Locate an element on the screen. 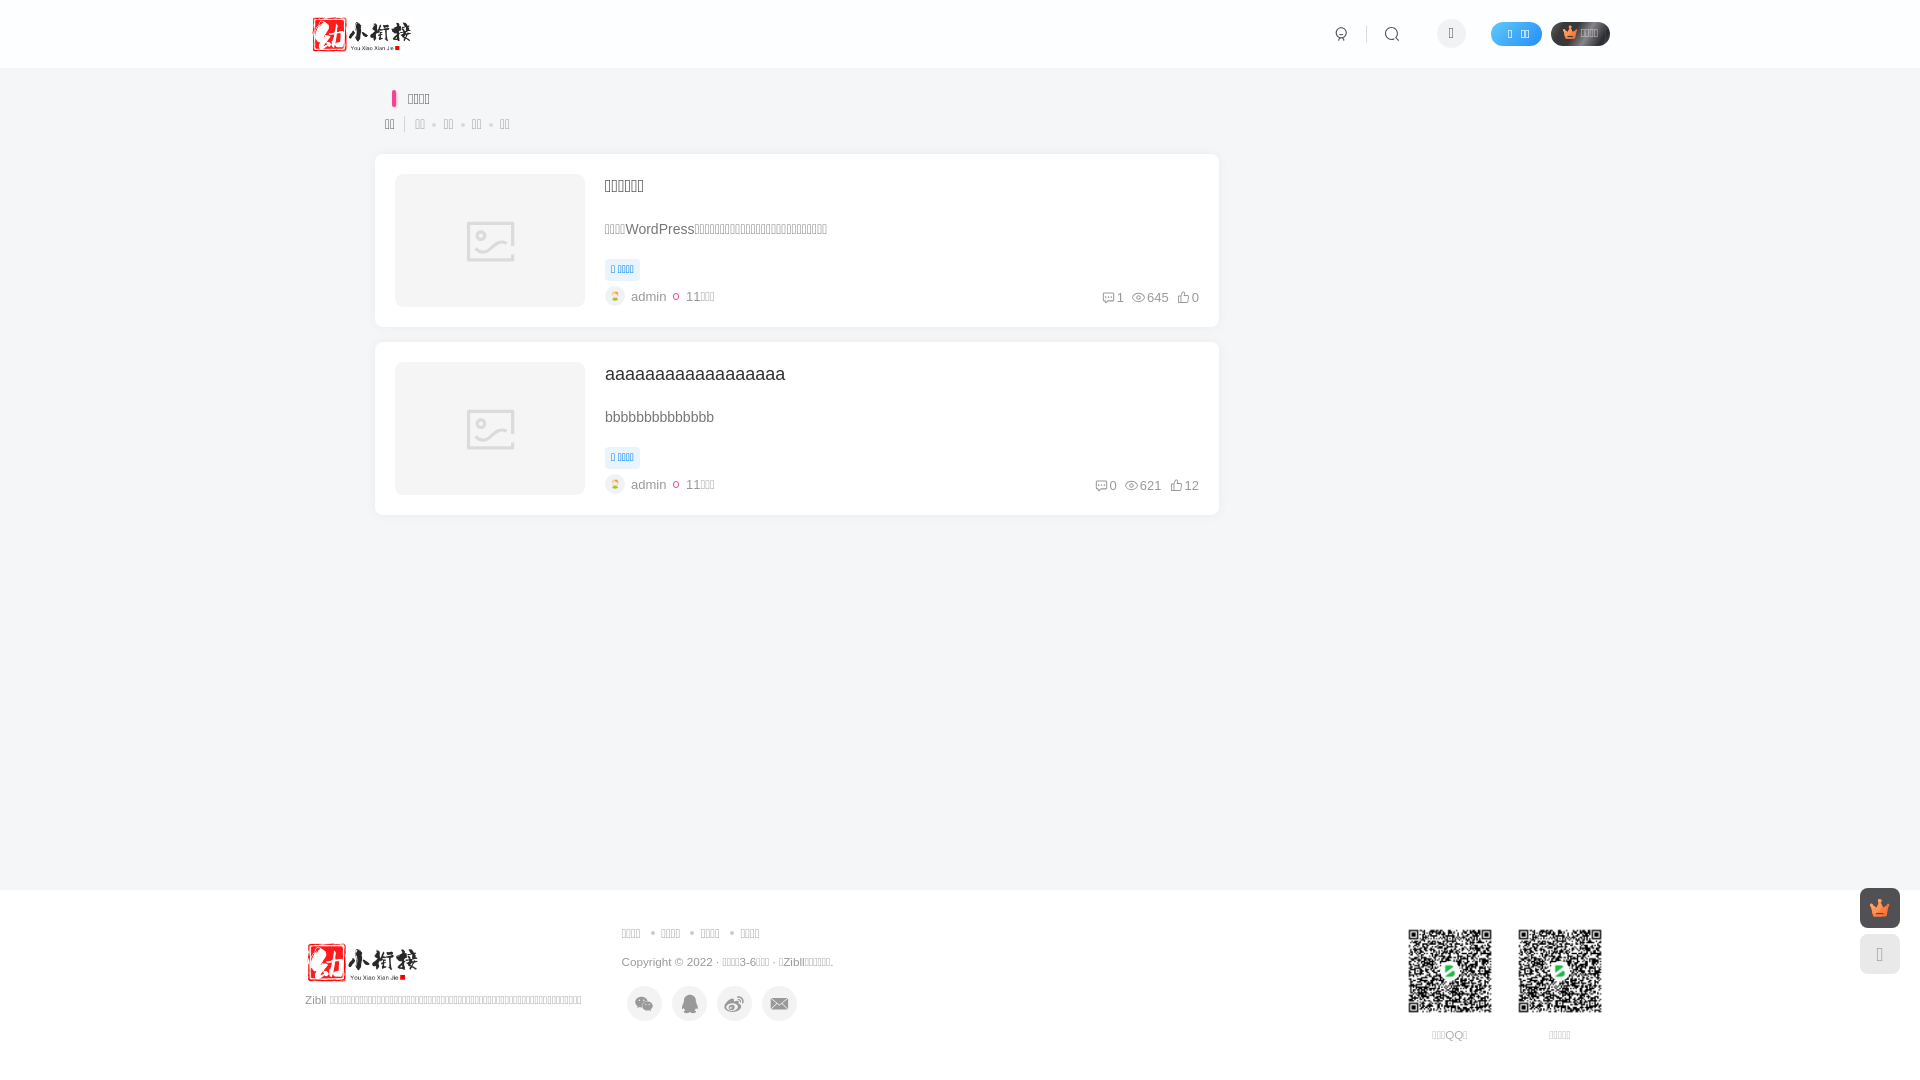 The height and width of the screenshot is (1080, 1920). 'aaaaaaaaaaaaaaaaaa' is located at coordinates (695, 374).